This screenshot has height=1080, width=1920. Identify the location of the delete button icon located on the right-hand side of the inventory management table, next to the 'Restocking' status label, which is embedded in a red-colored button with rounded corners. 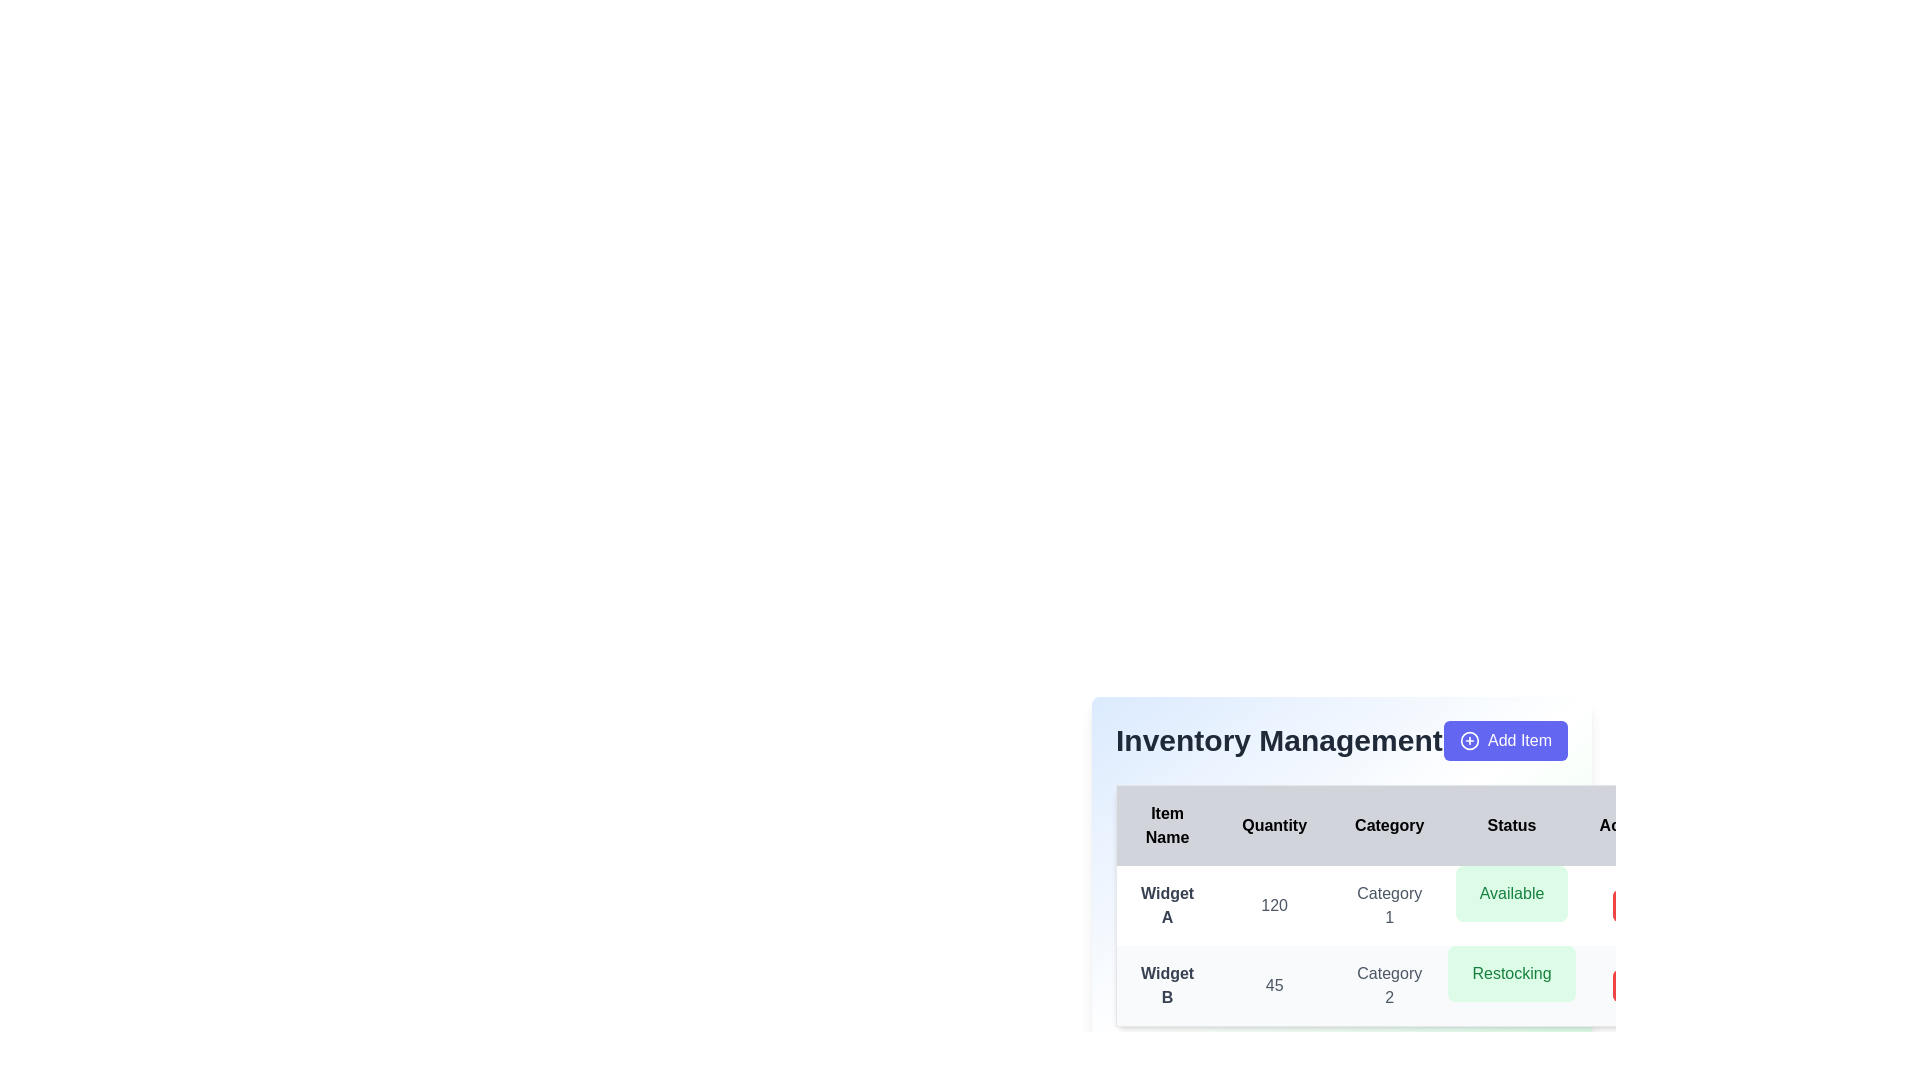
(1628, 985).